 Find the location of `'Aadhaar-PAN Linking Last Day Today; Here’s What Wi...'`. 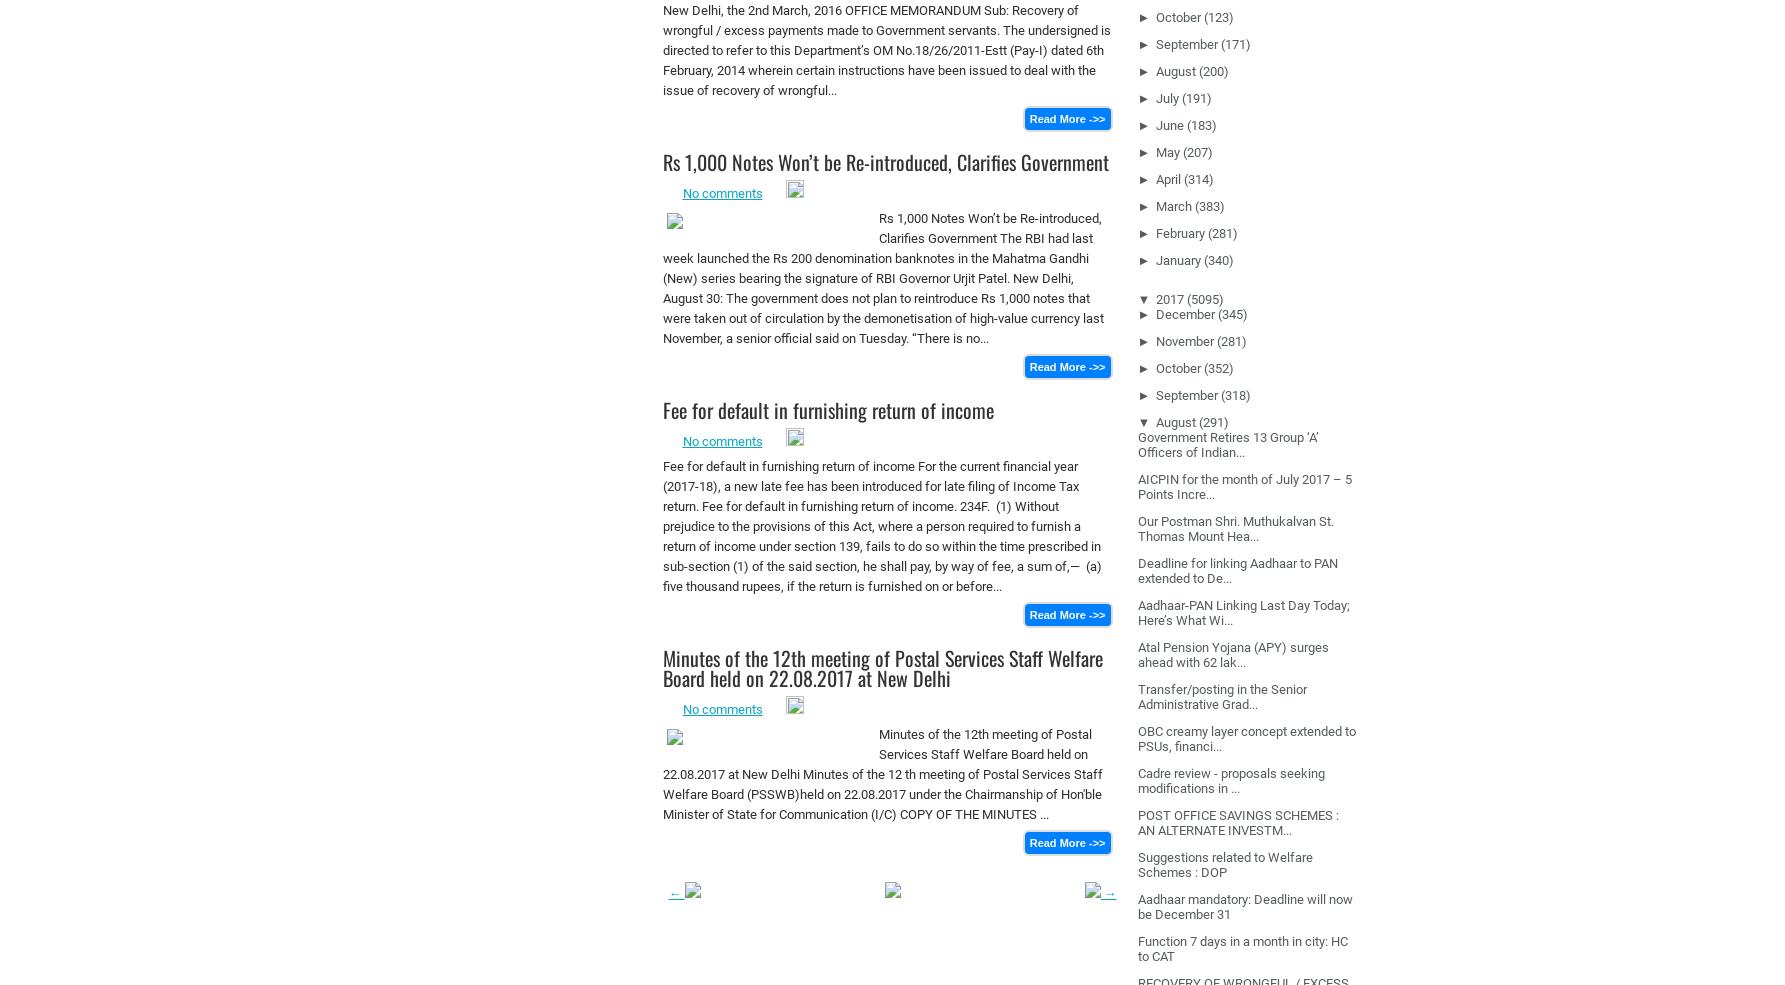

'Aadhaar-PAN Linking Last Day Today; Here’s What Wi...' is located at coordinates (1137, 610).